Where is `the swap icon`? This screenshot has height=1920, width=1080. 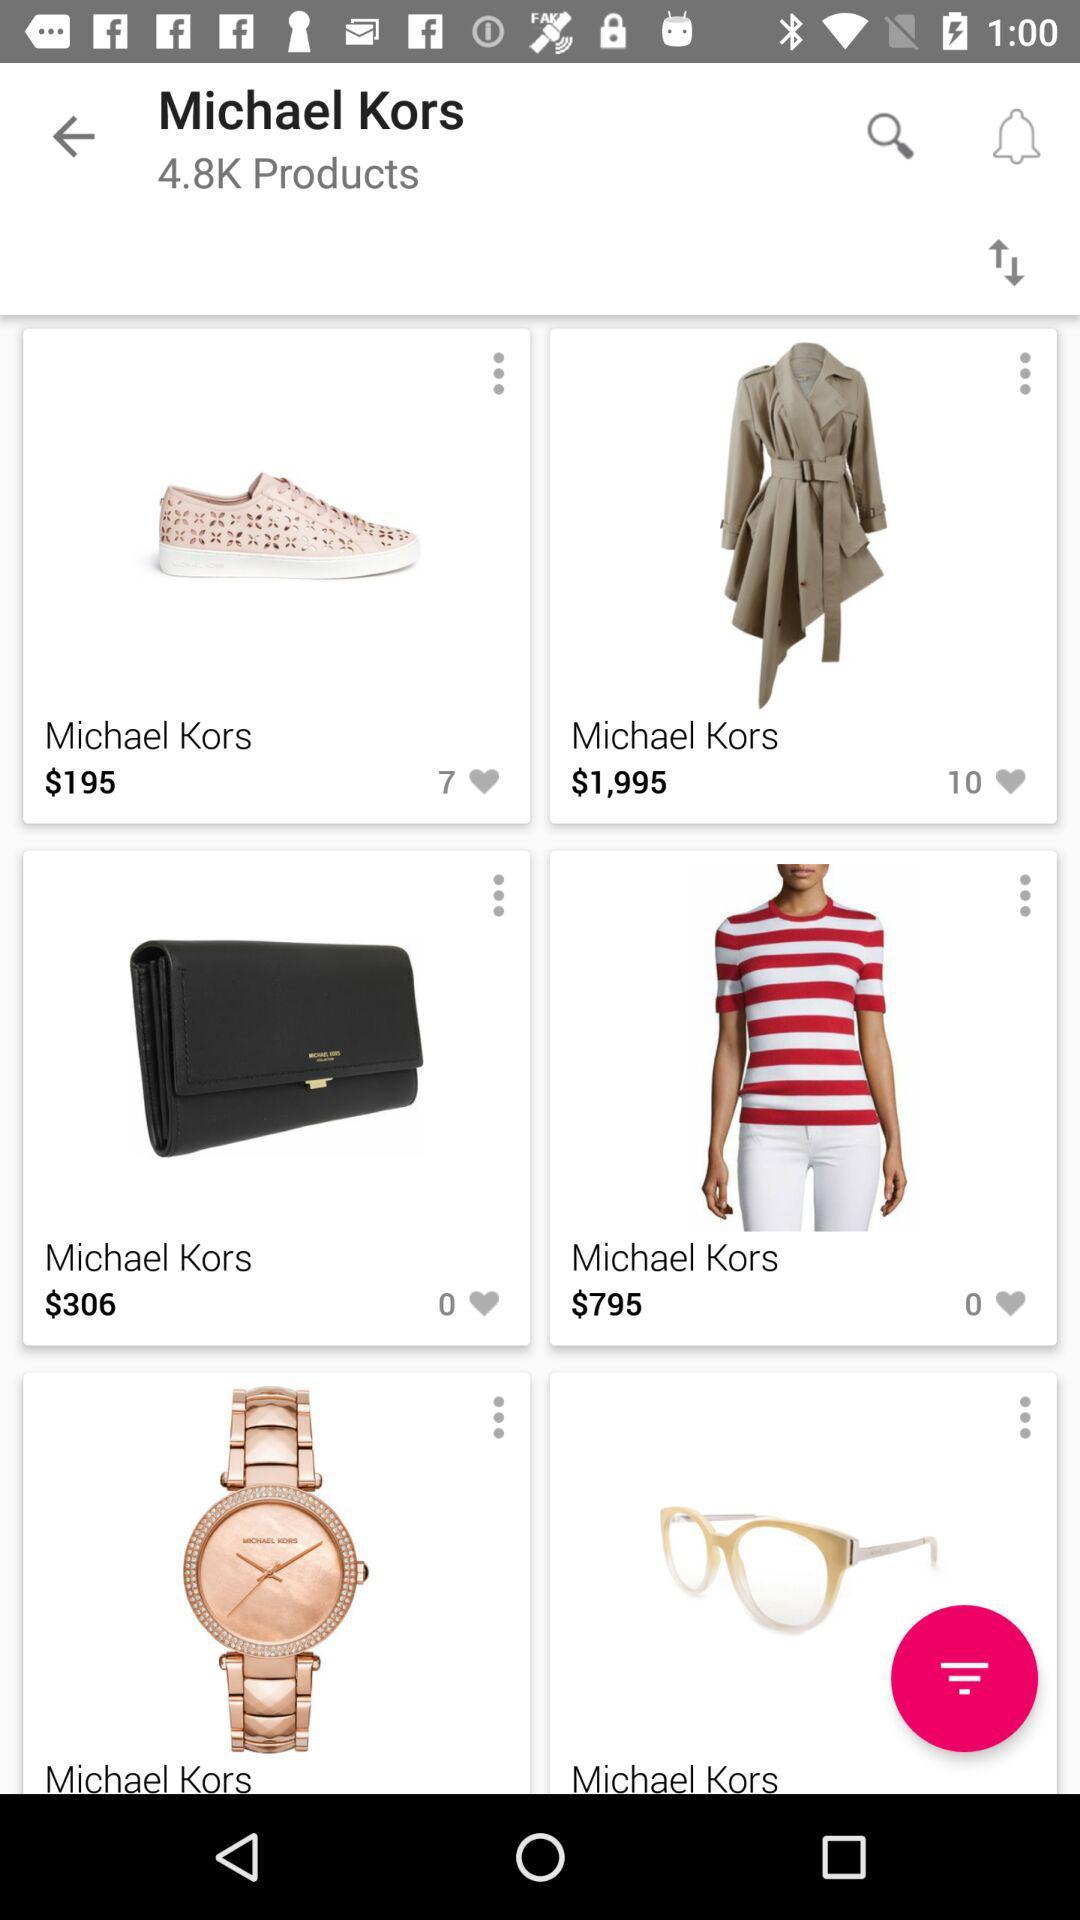 the swap icon is located at coordinates (1006, 261).